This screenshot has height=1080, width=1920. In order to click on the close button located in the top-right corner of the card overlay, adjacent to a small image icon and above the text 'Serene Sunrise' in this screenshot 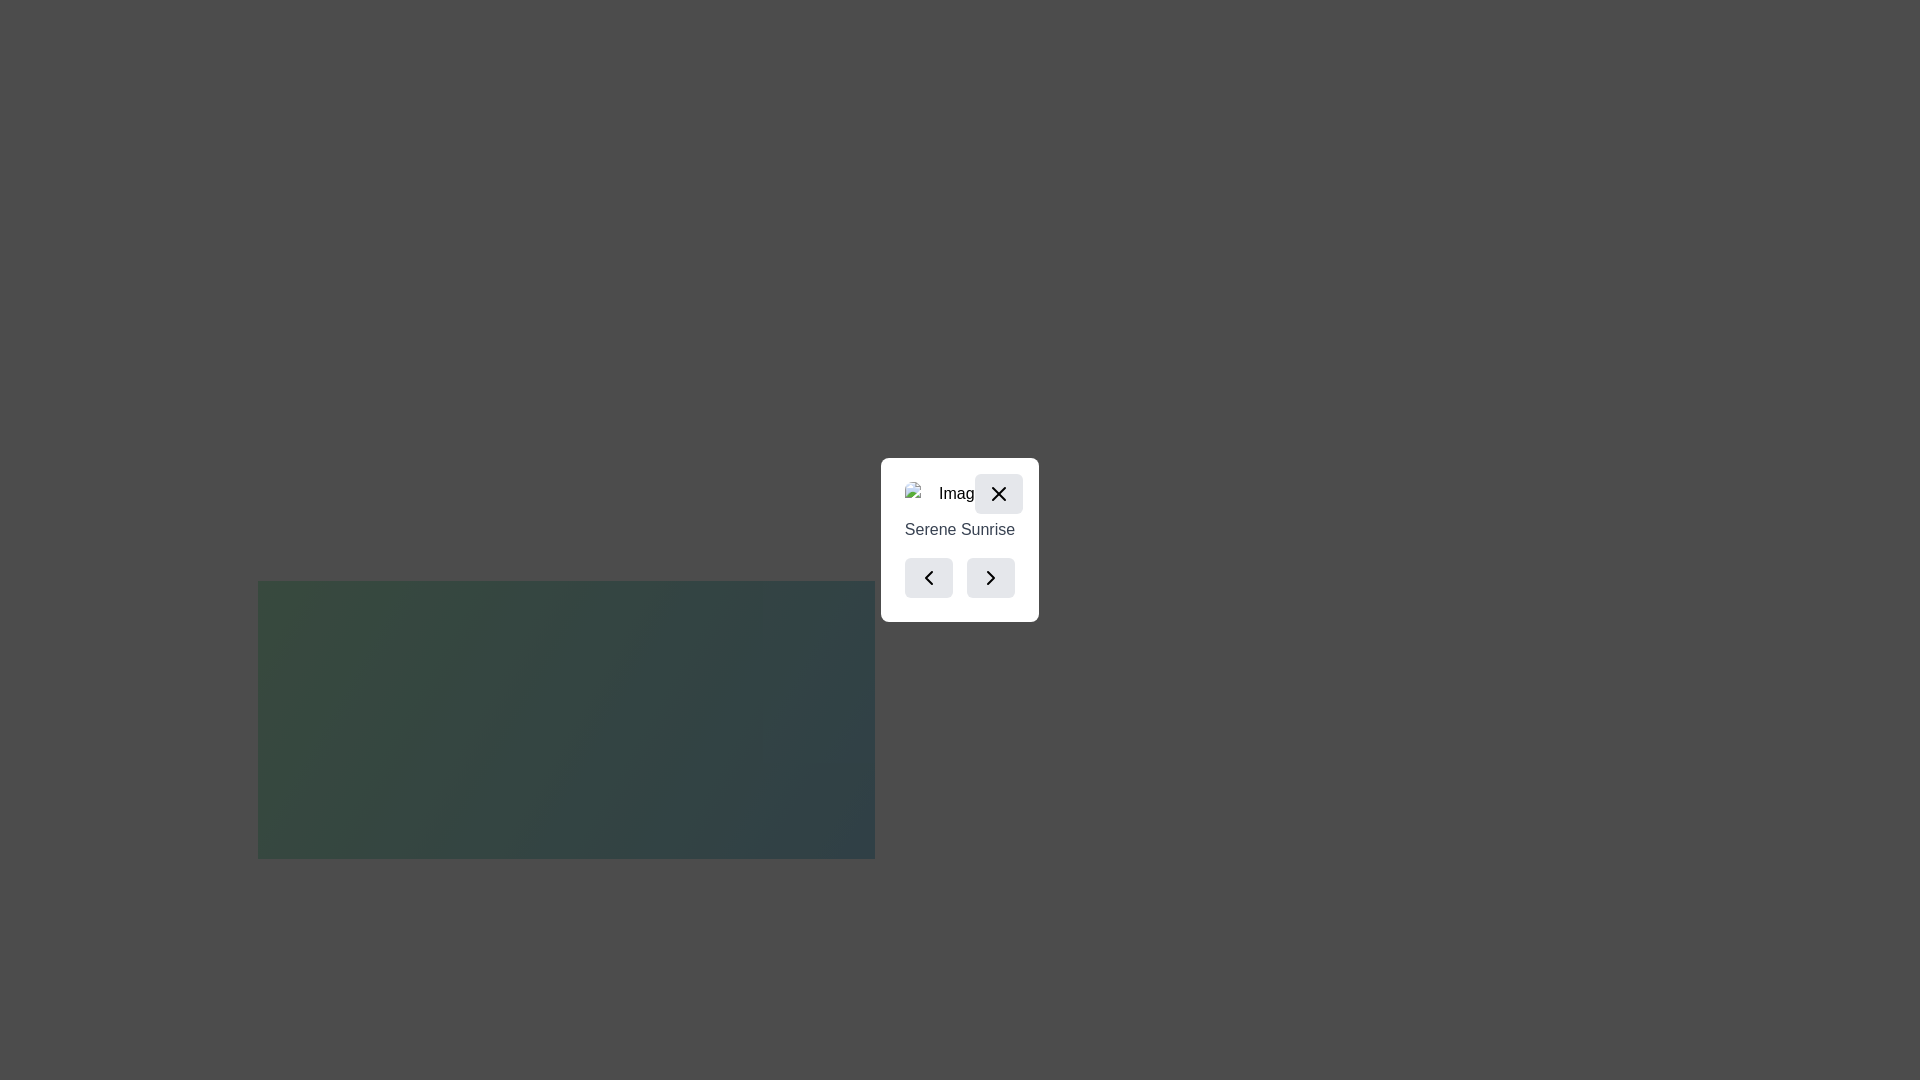, I will do `click(999, 493)`.